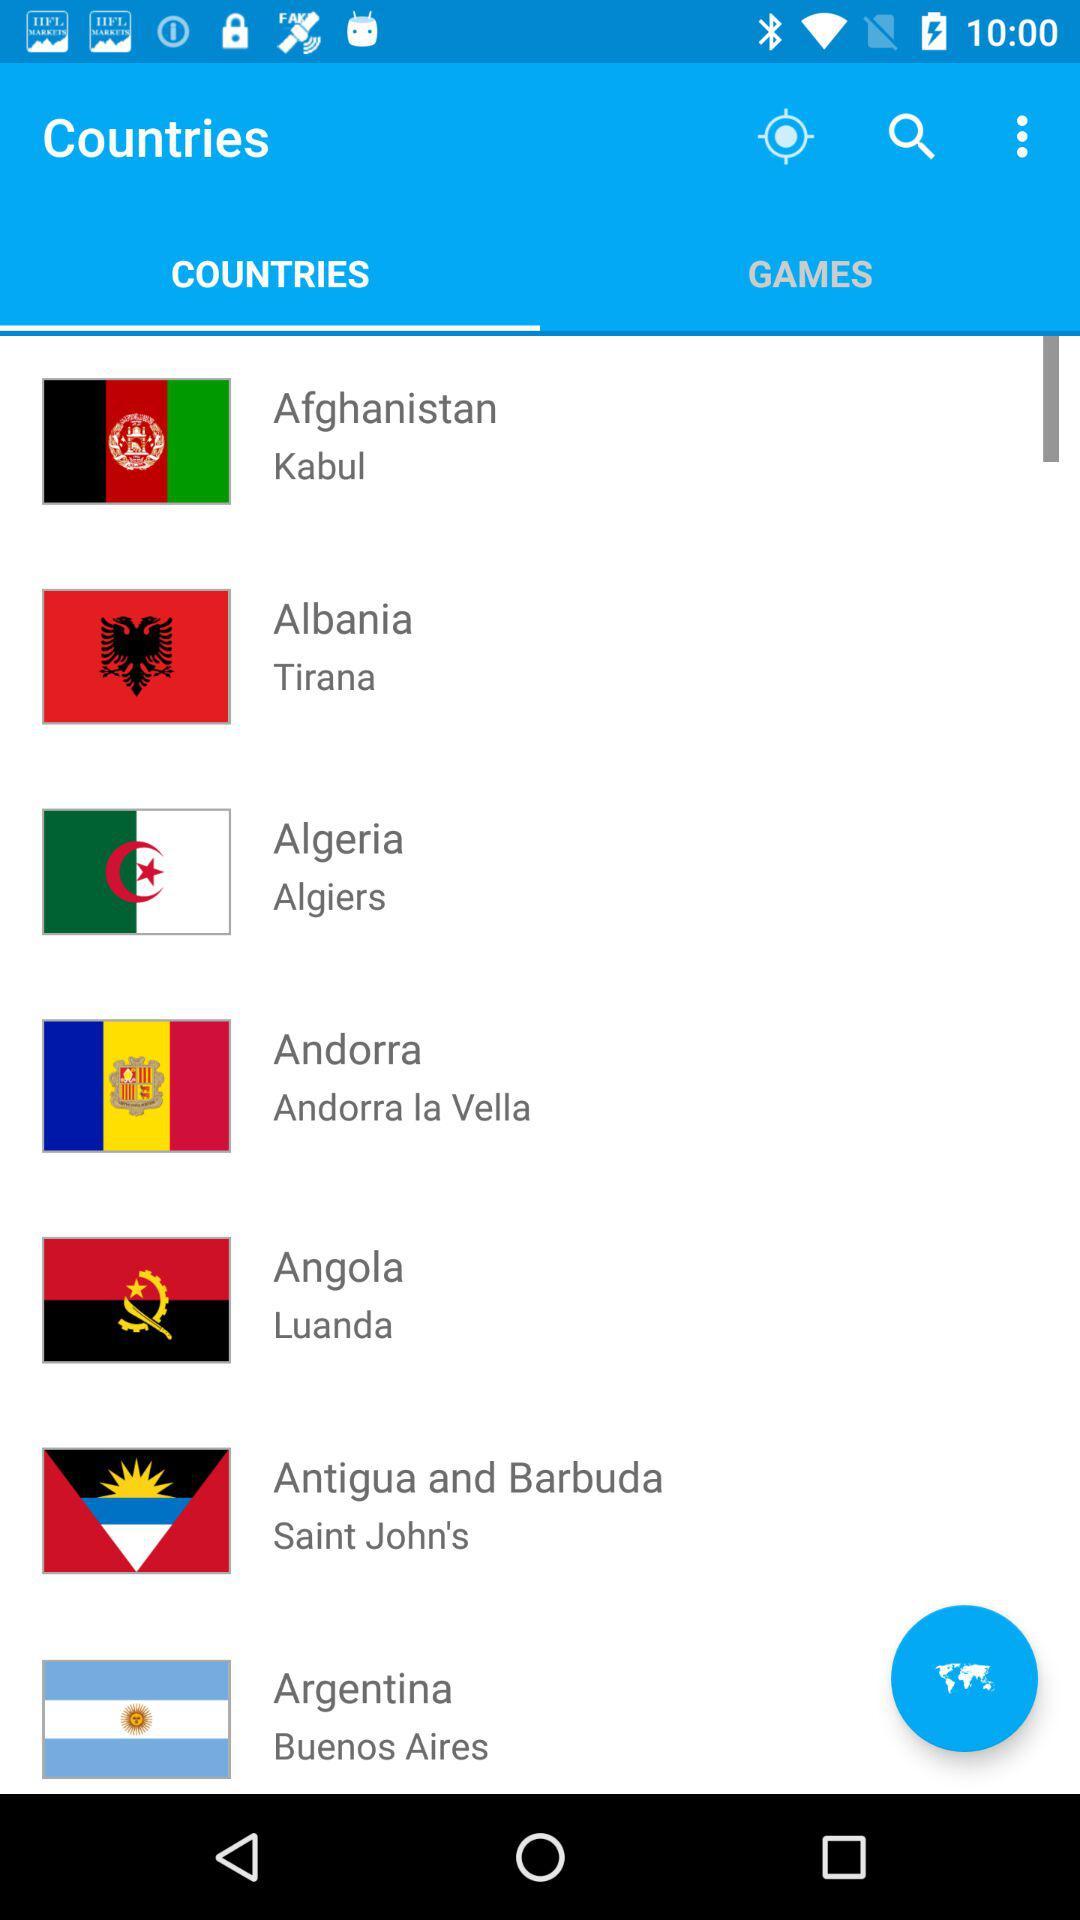 Image resolution: width=1080 pixels, height=1920 pixels. Describe the element at coordinates (371, 1559) in the screenshot. I see `the saint john's` at that location.